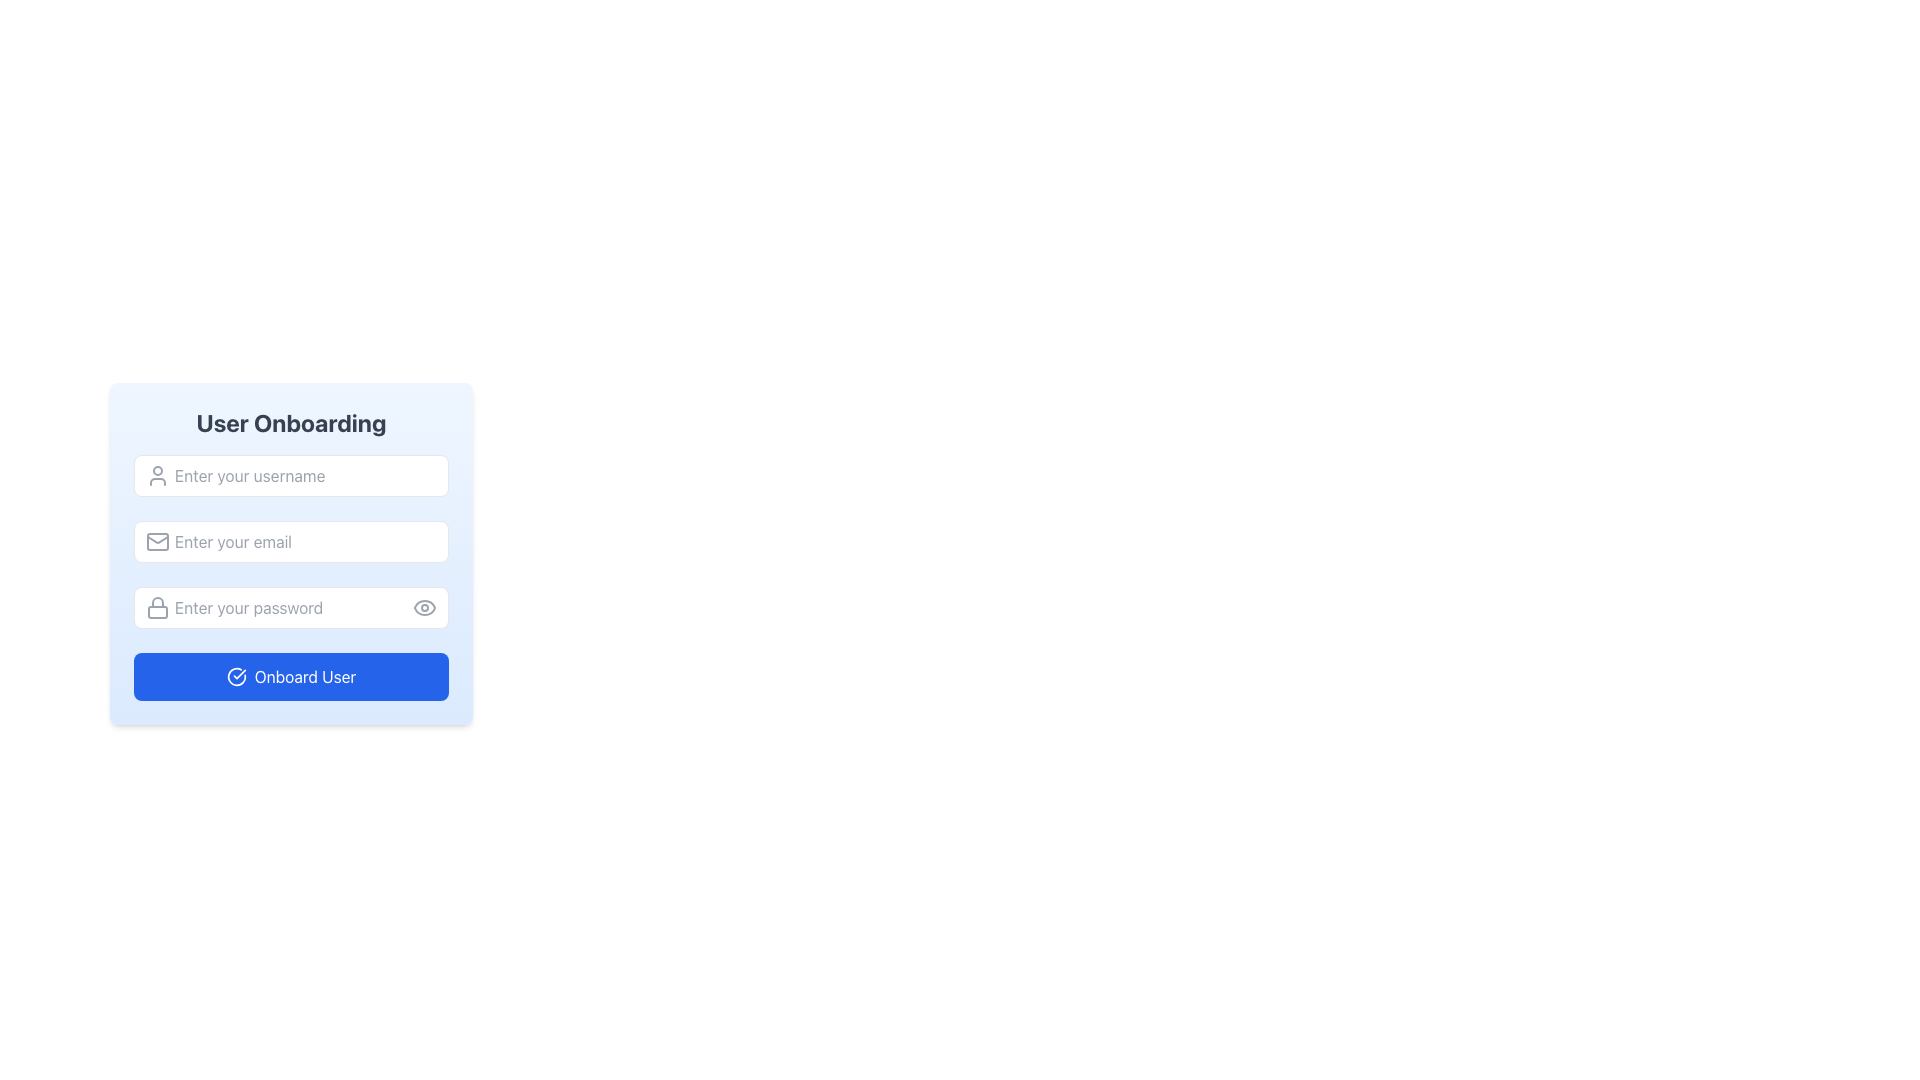 This screenshot has height=1080, width=1920. What do you see at coordinates (157, 607) in the screenshot?
I see `the small gray lock icon located on the left side of the password input field, which has a rounded corner design and is part of the password input section` at bounding box center [157, 607].